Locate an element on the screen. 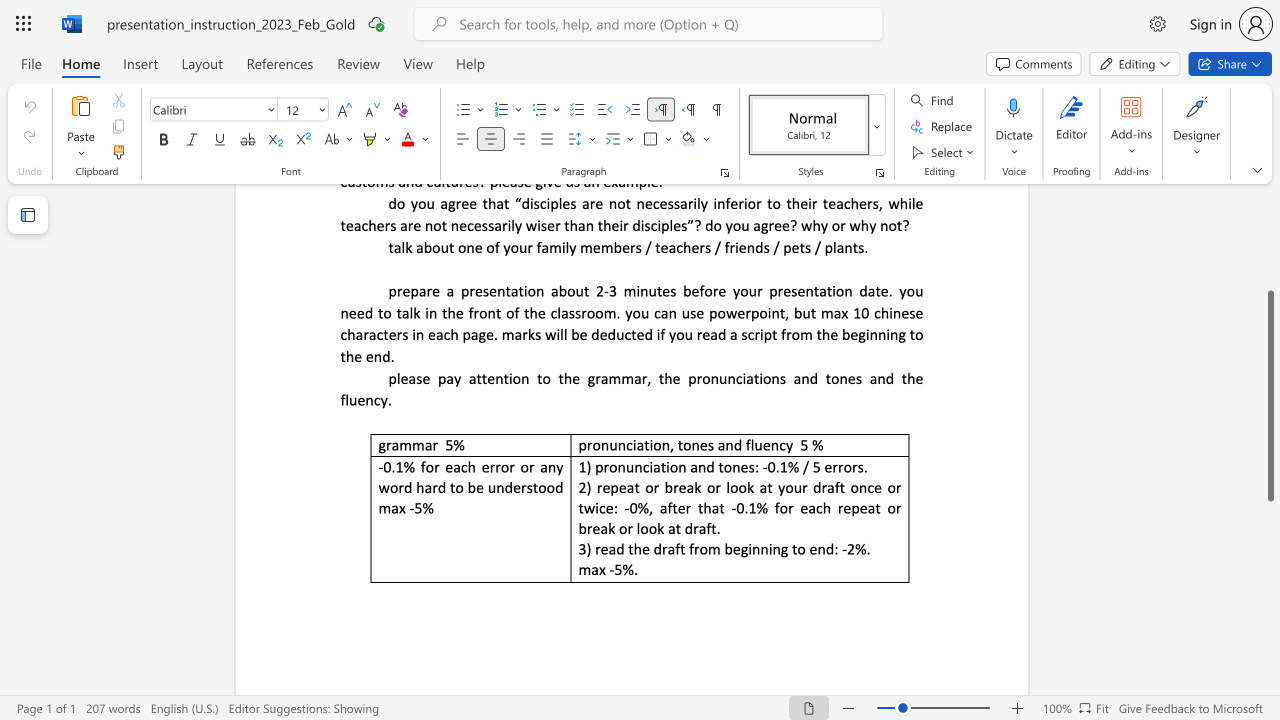  the scrollbar and move down 300 pixels is located at coordinates (1269, 396).